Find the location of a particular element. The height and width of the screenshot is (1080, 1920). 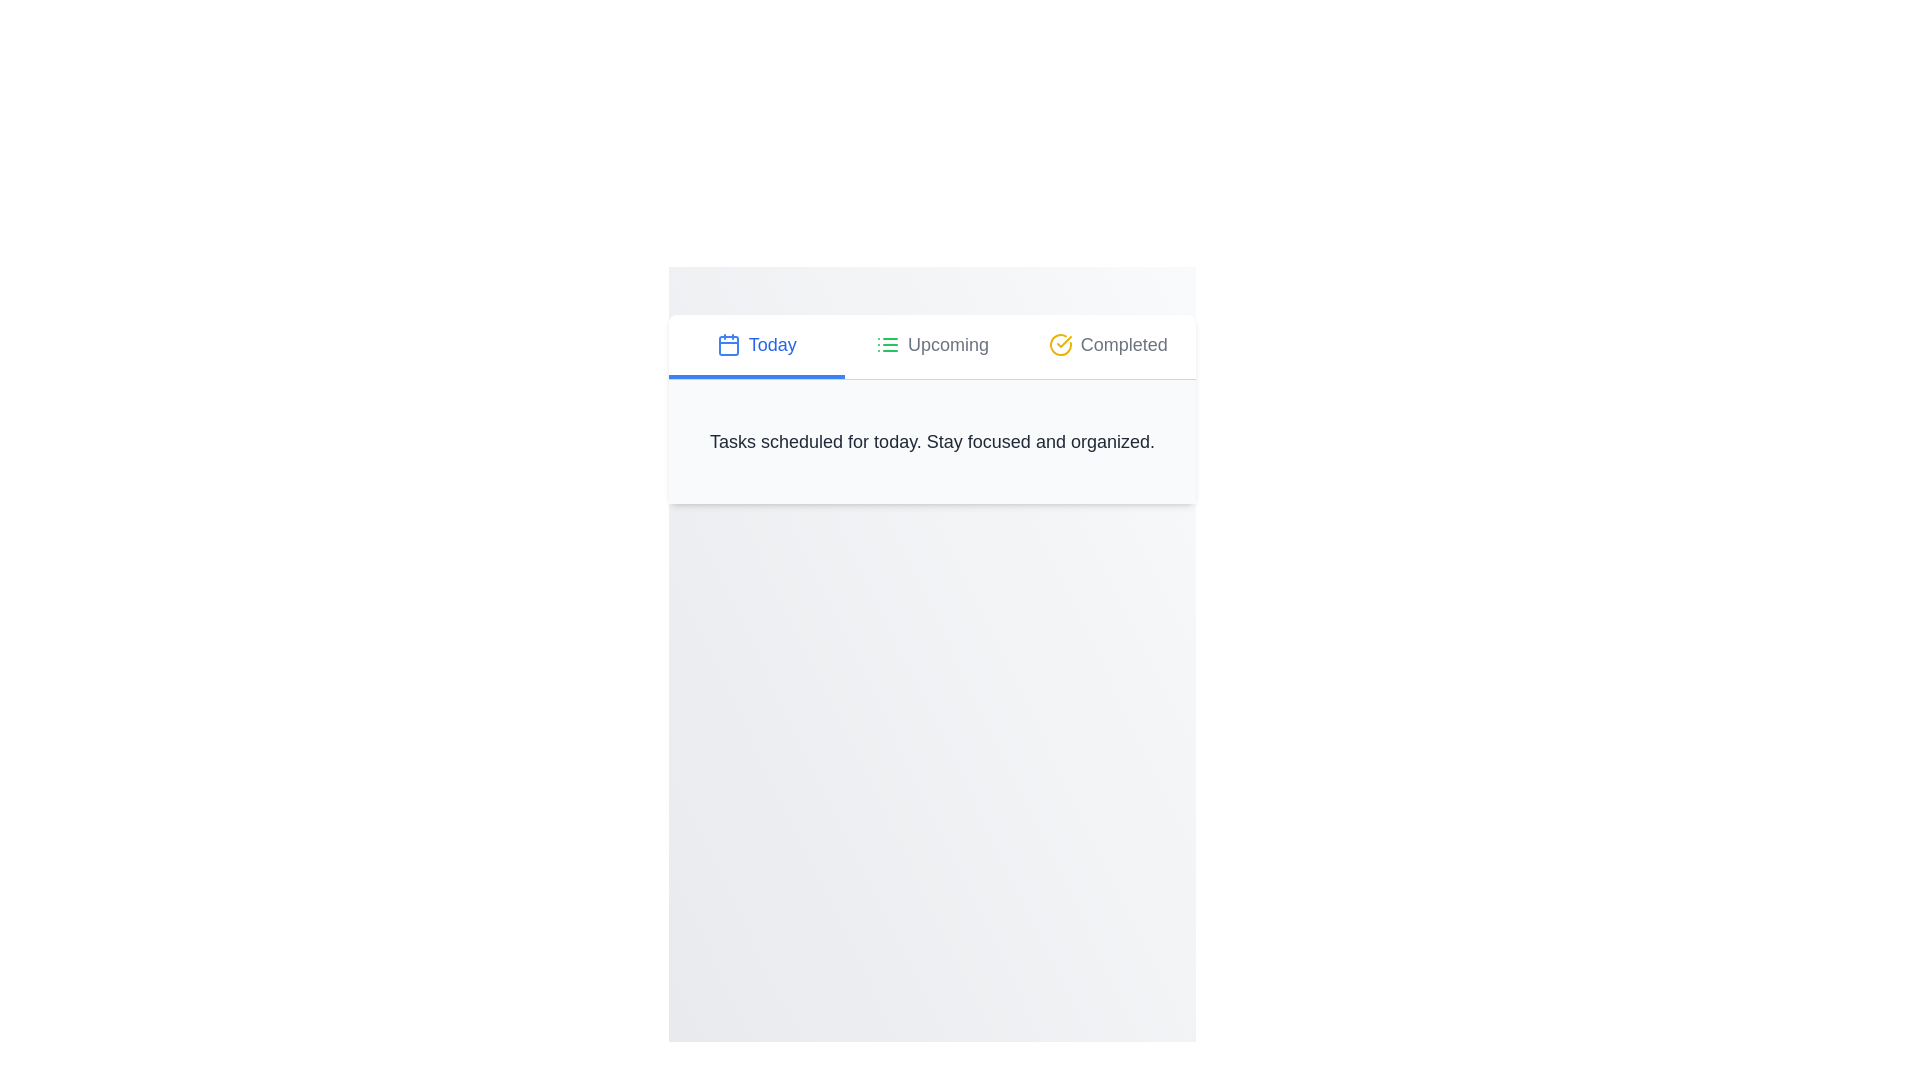

the Today tab by clicking on its corresponding button is located at coordinates (755, 346).